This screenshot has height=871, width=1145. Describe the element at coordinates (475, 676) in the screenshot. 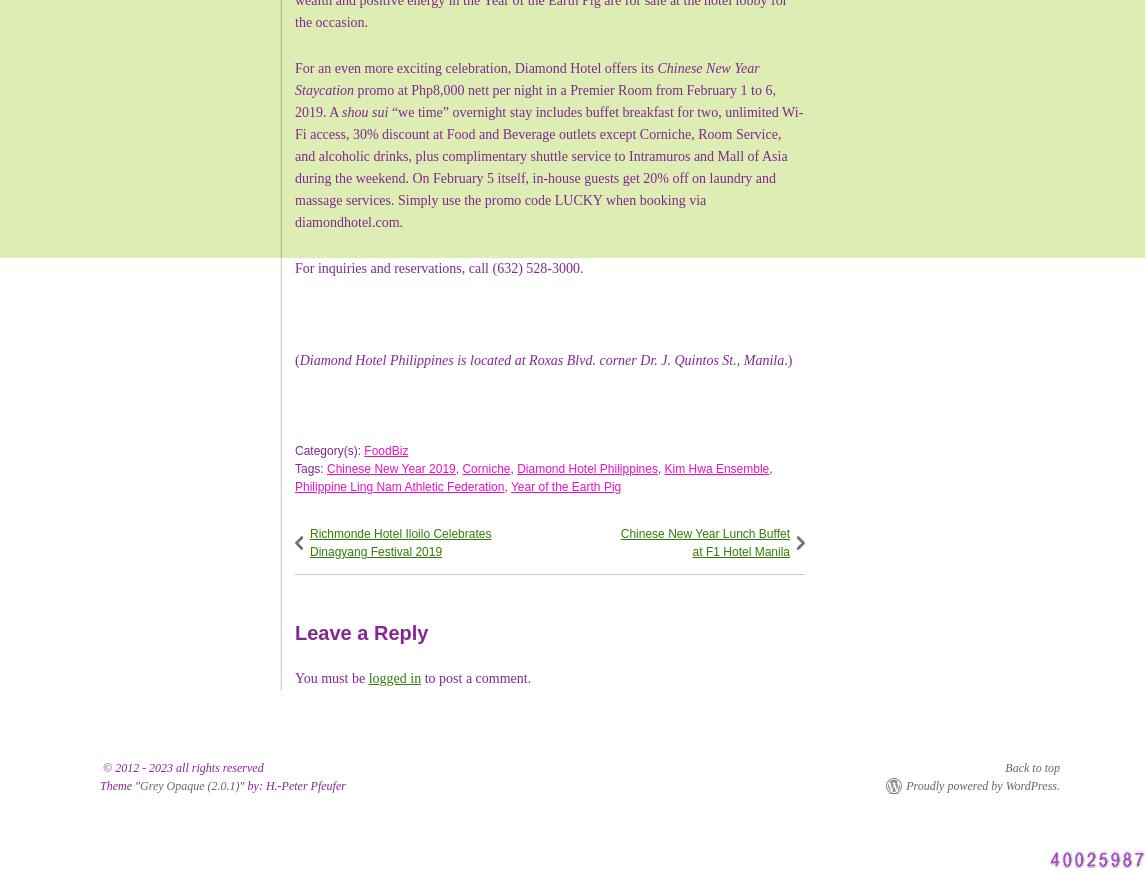

I see `'to post a comment.'` at that location.